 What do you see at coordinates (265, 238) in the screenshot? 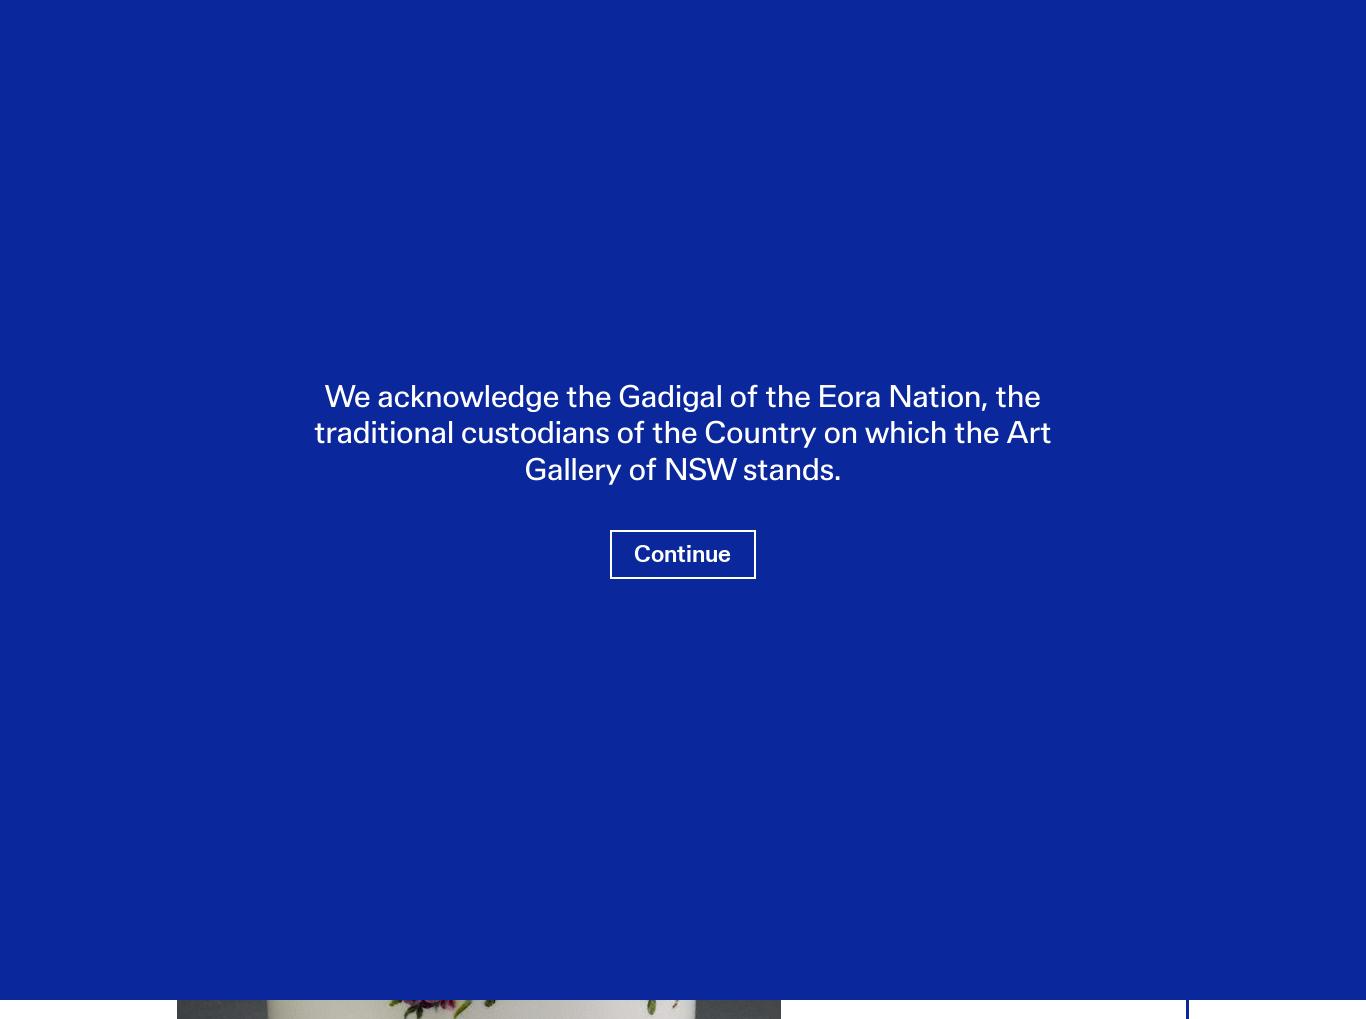
I see `'Collection'` at bounding box center [265, 238].